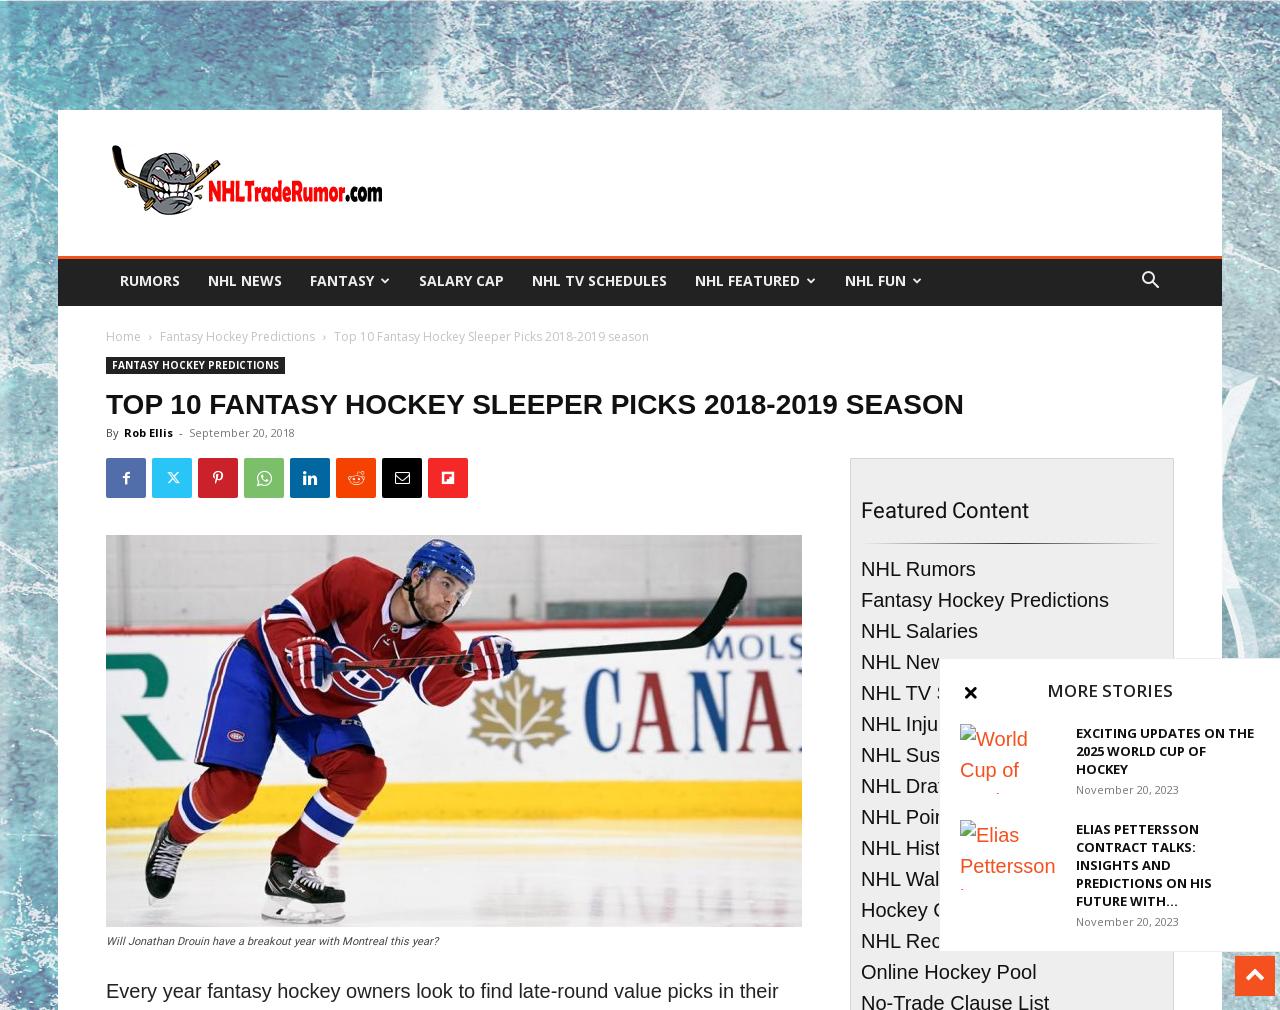 This screenshot has height=1010, width=1280. What do you see at coordinates (111, 432) in the screenshot?
I see `'By'` at bounding box center [111, 432].